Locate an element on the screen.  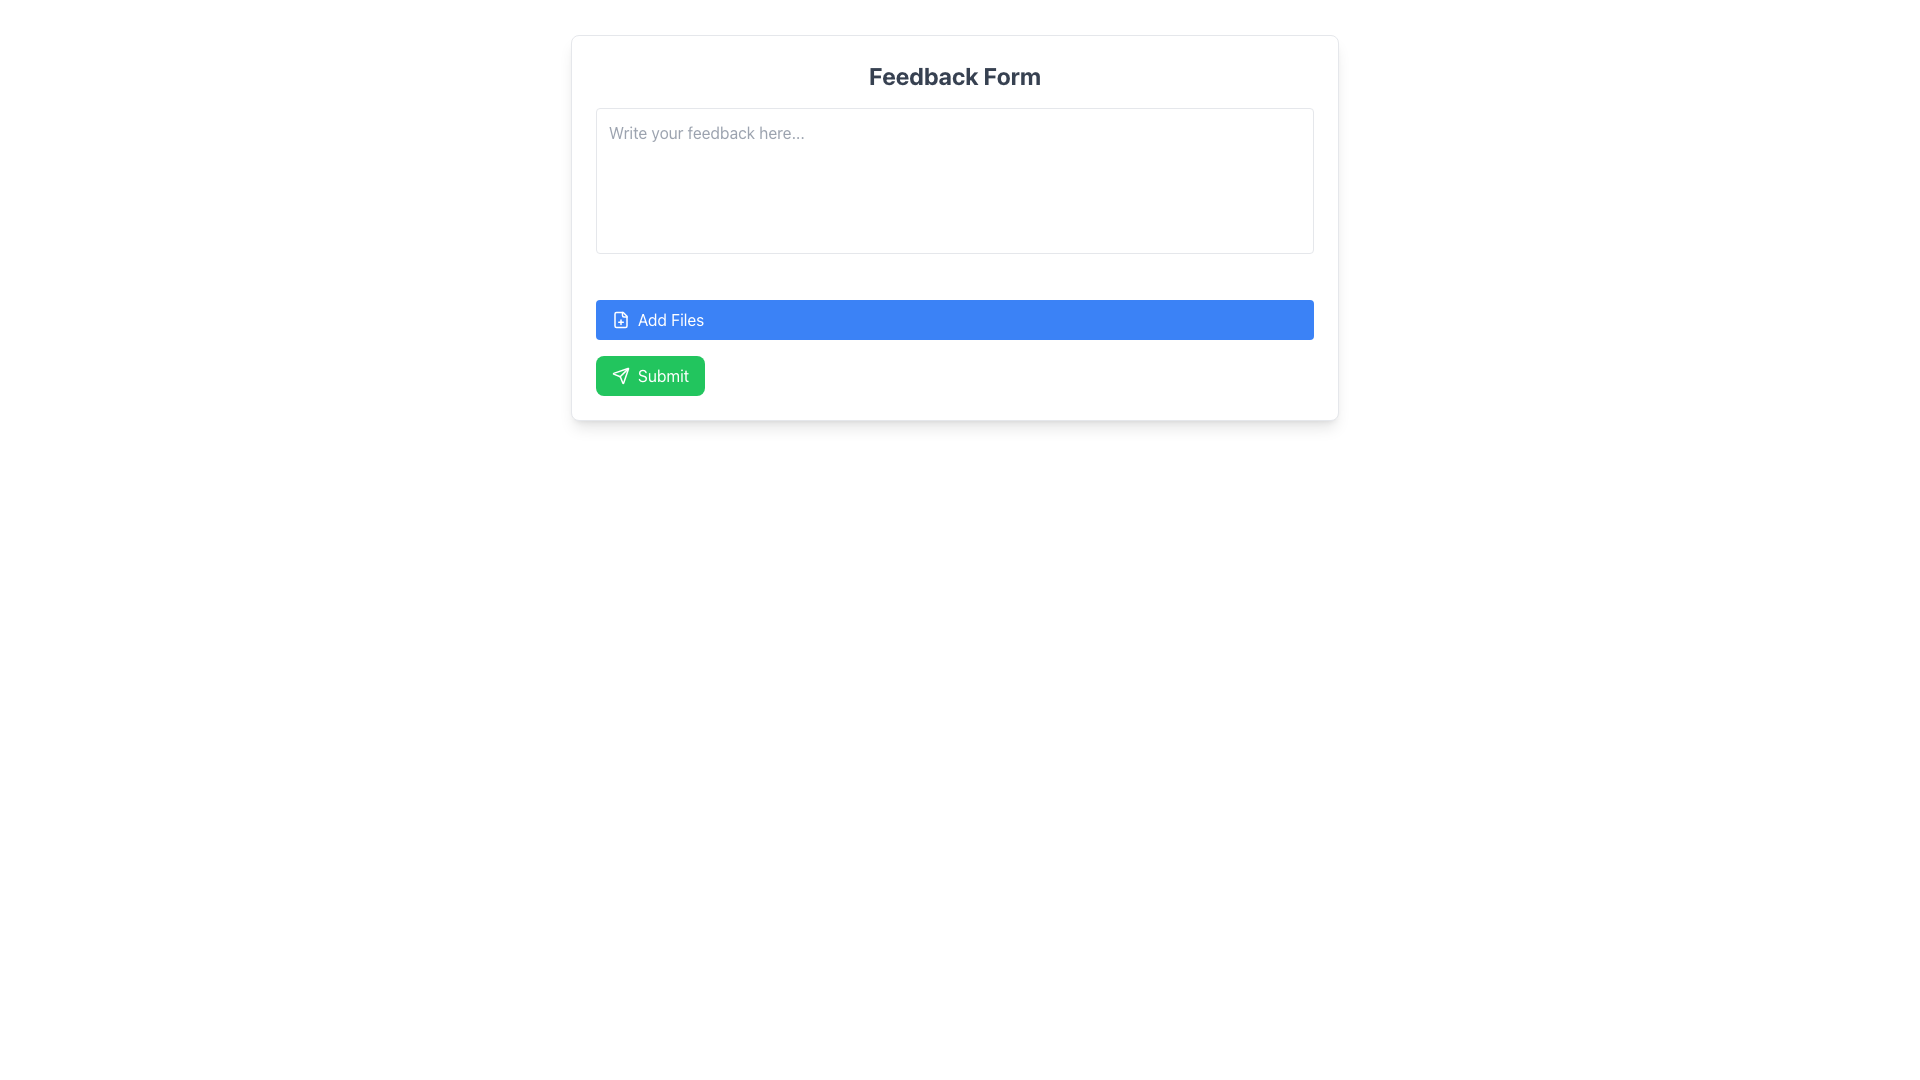
the rectangular document-shaped icon with a folded corner, which is part of a group of four icons, located to the left of the group is located at coordinates (619, 319).